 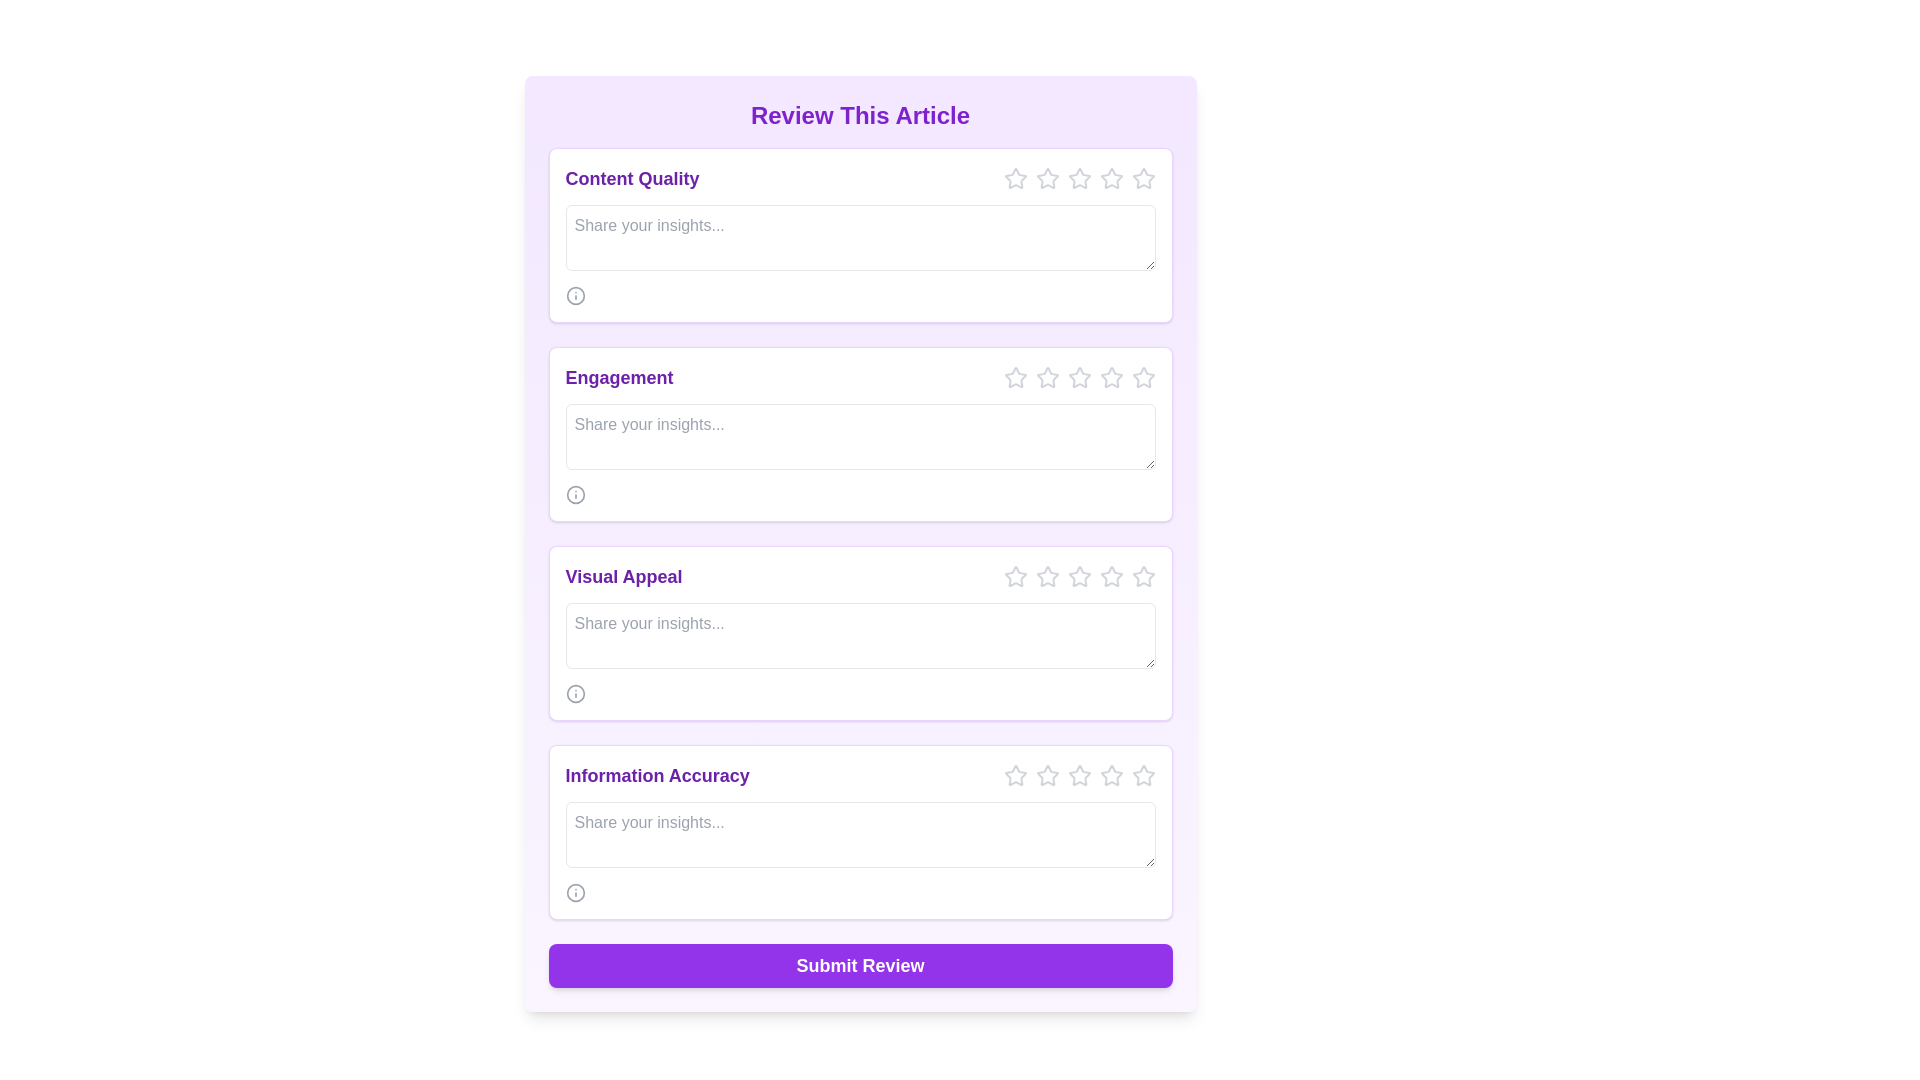 I want to click on the first star icon in the Star rating component, so click(x=1014, y=575).